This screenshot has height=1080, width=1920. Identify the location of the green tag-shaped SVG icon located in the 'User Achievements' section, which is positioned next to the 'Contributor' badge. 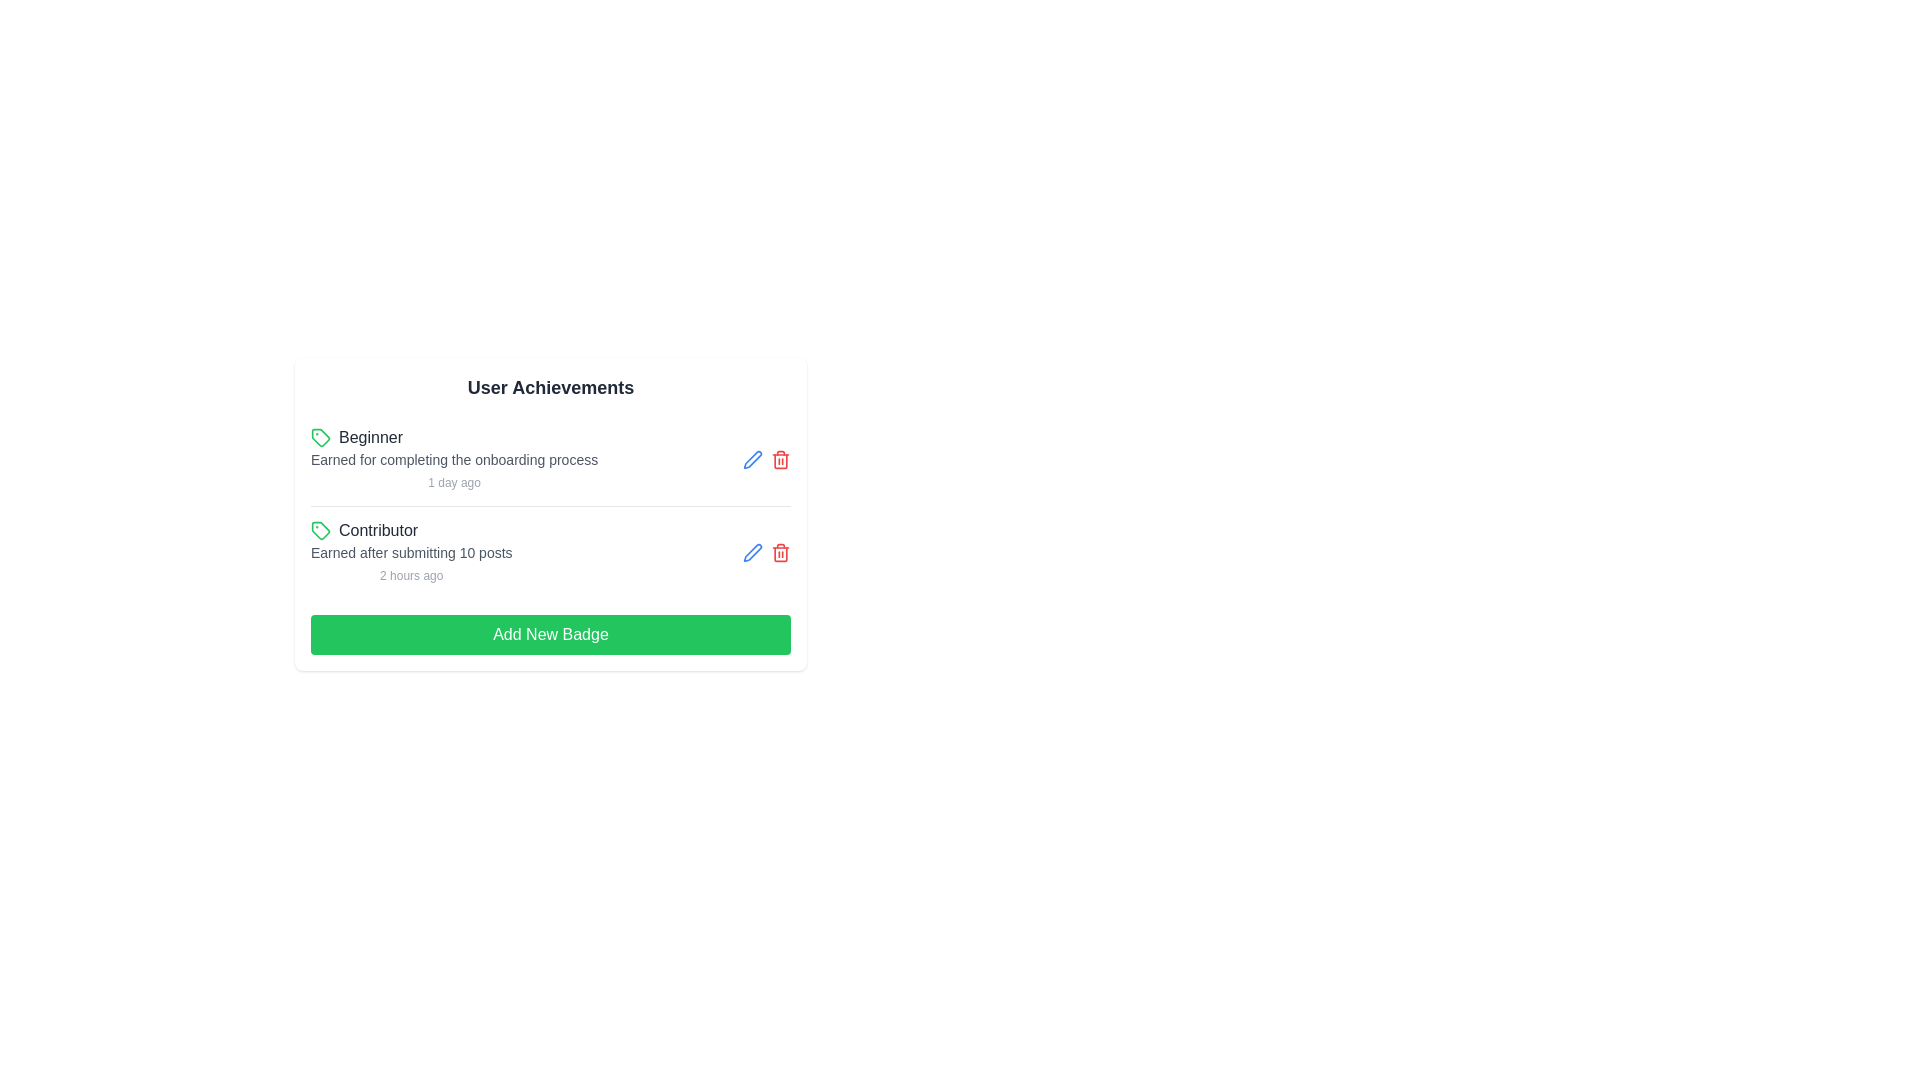
(321, 437).